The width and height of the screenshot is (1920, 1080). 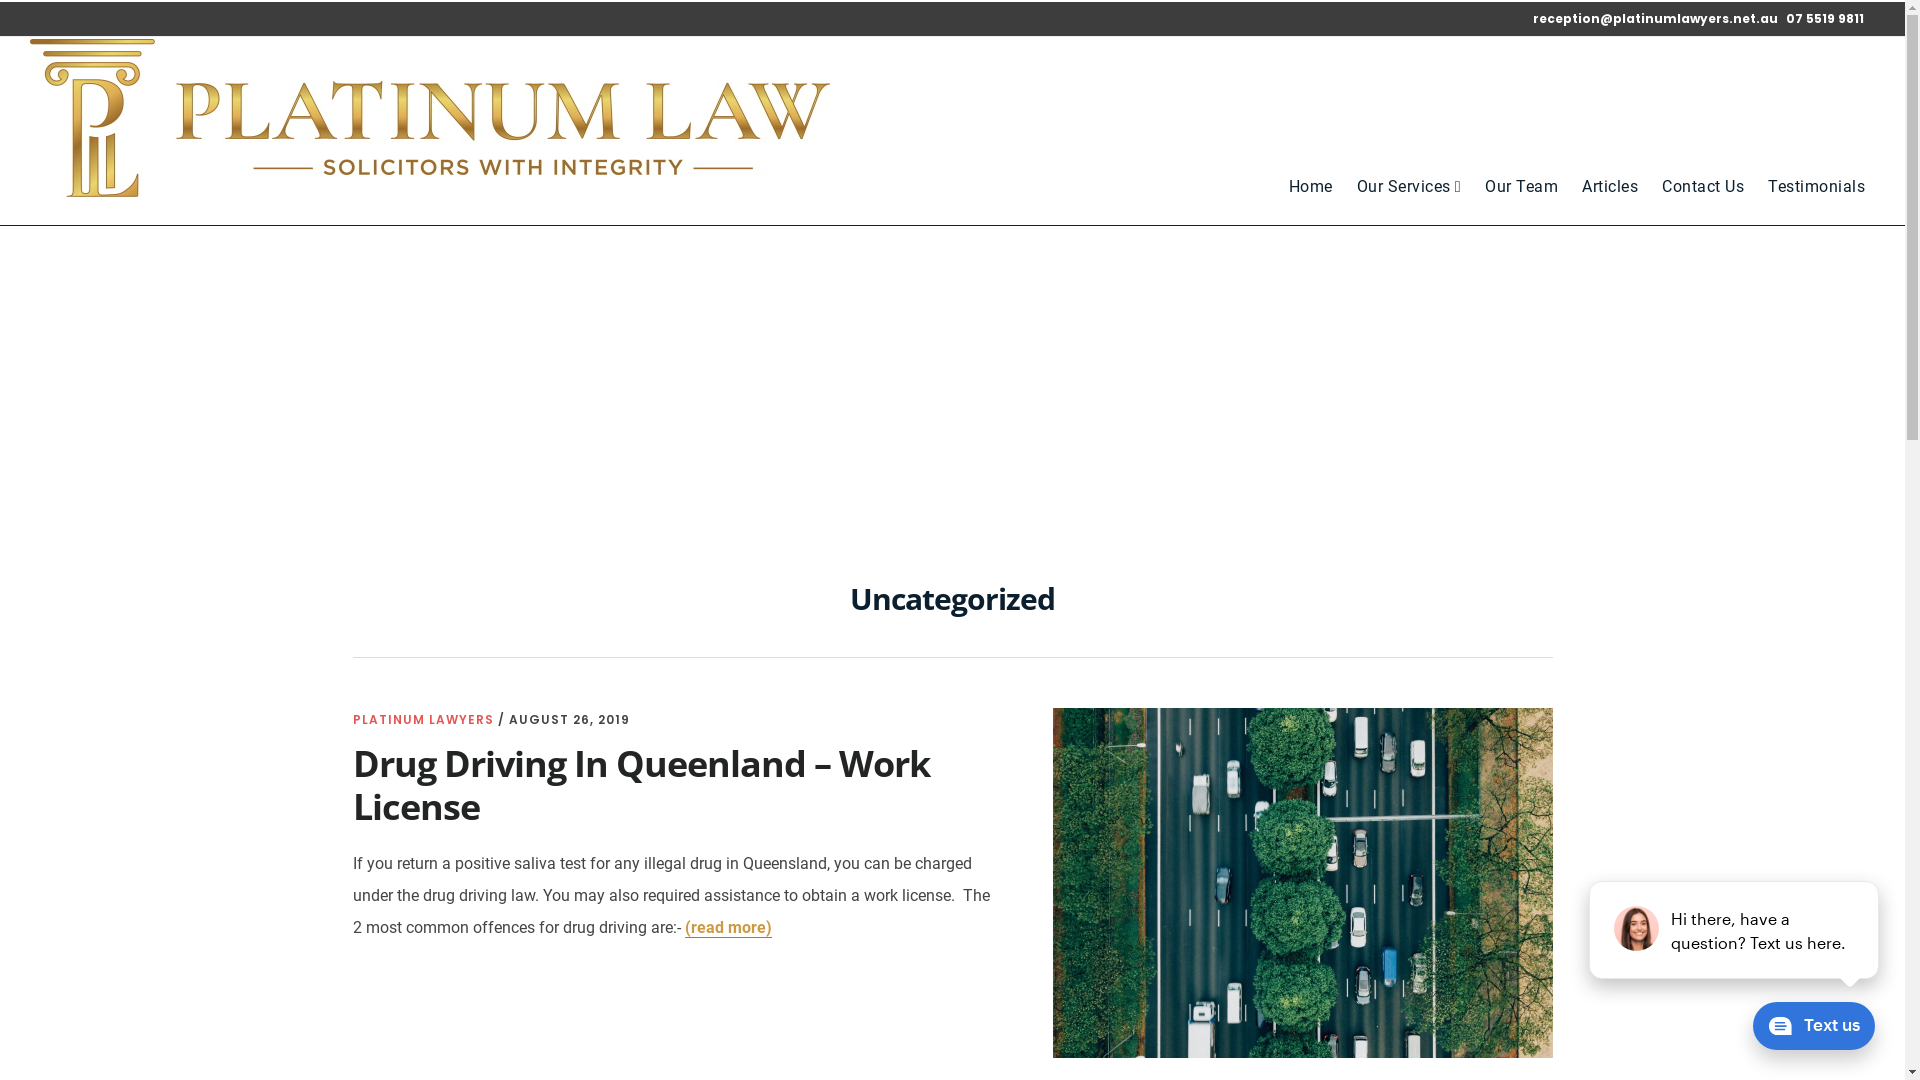 What do you see at coordinates (684, 928) in the screenshot?
I see `'(read more)'` at bounding box center [684, 928].